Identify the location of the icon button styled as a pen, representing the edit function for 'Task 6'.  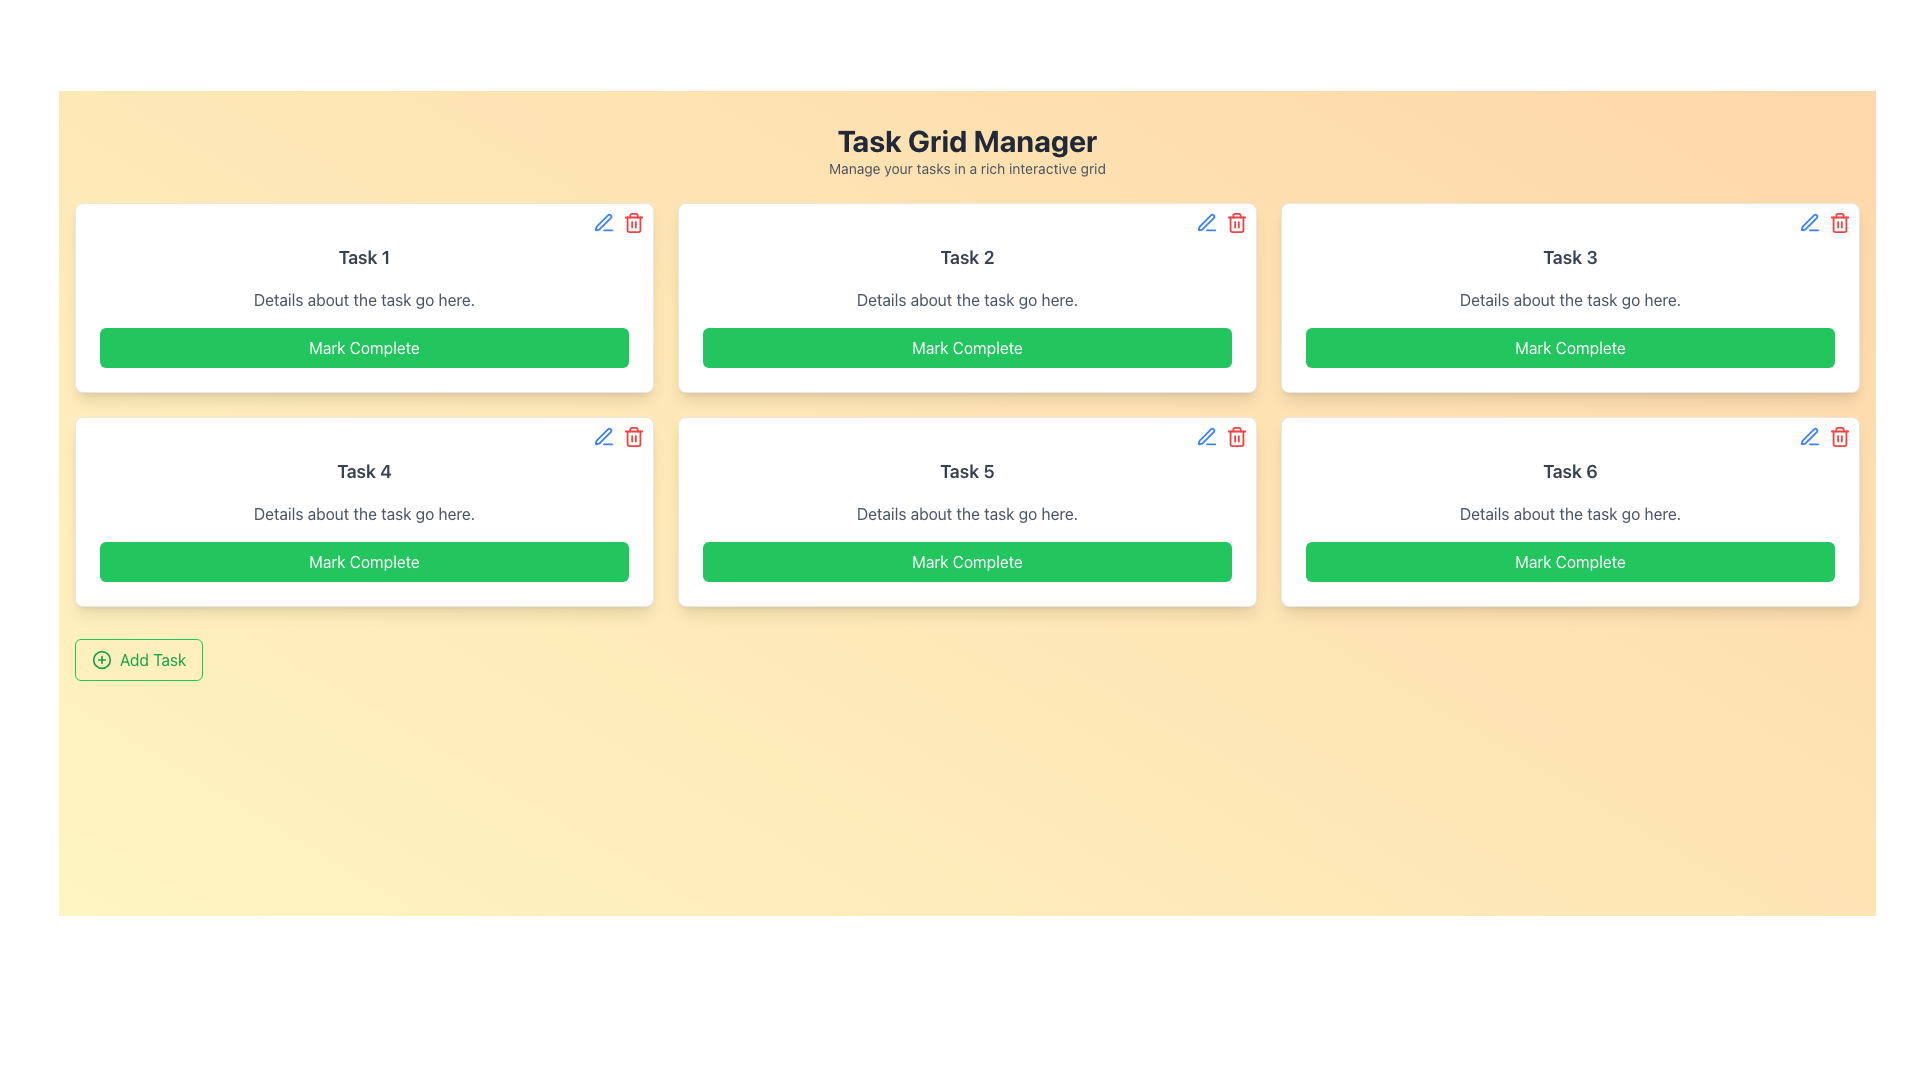
(1809, 435).